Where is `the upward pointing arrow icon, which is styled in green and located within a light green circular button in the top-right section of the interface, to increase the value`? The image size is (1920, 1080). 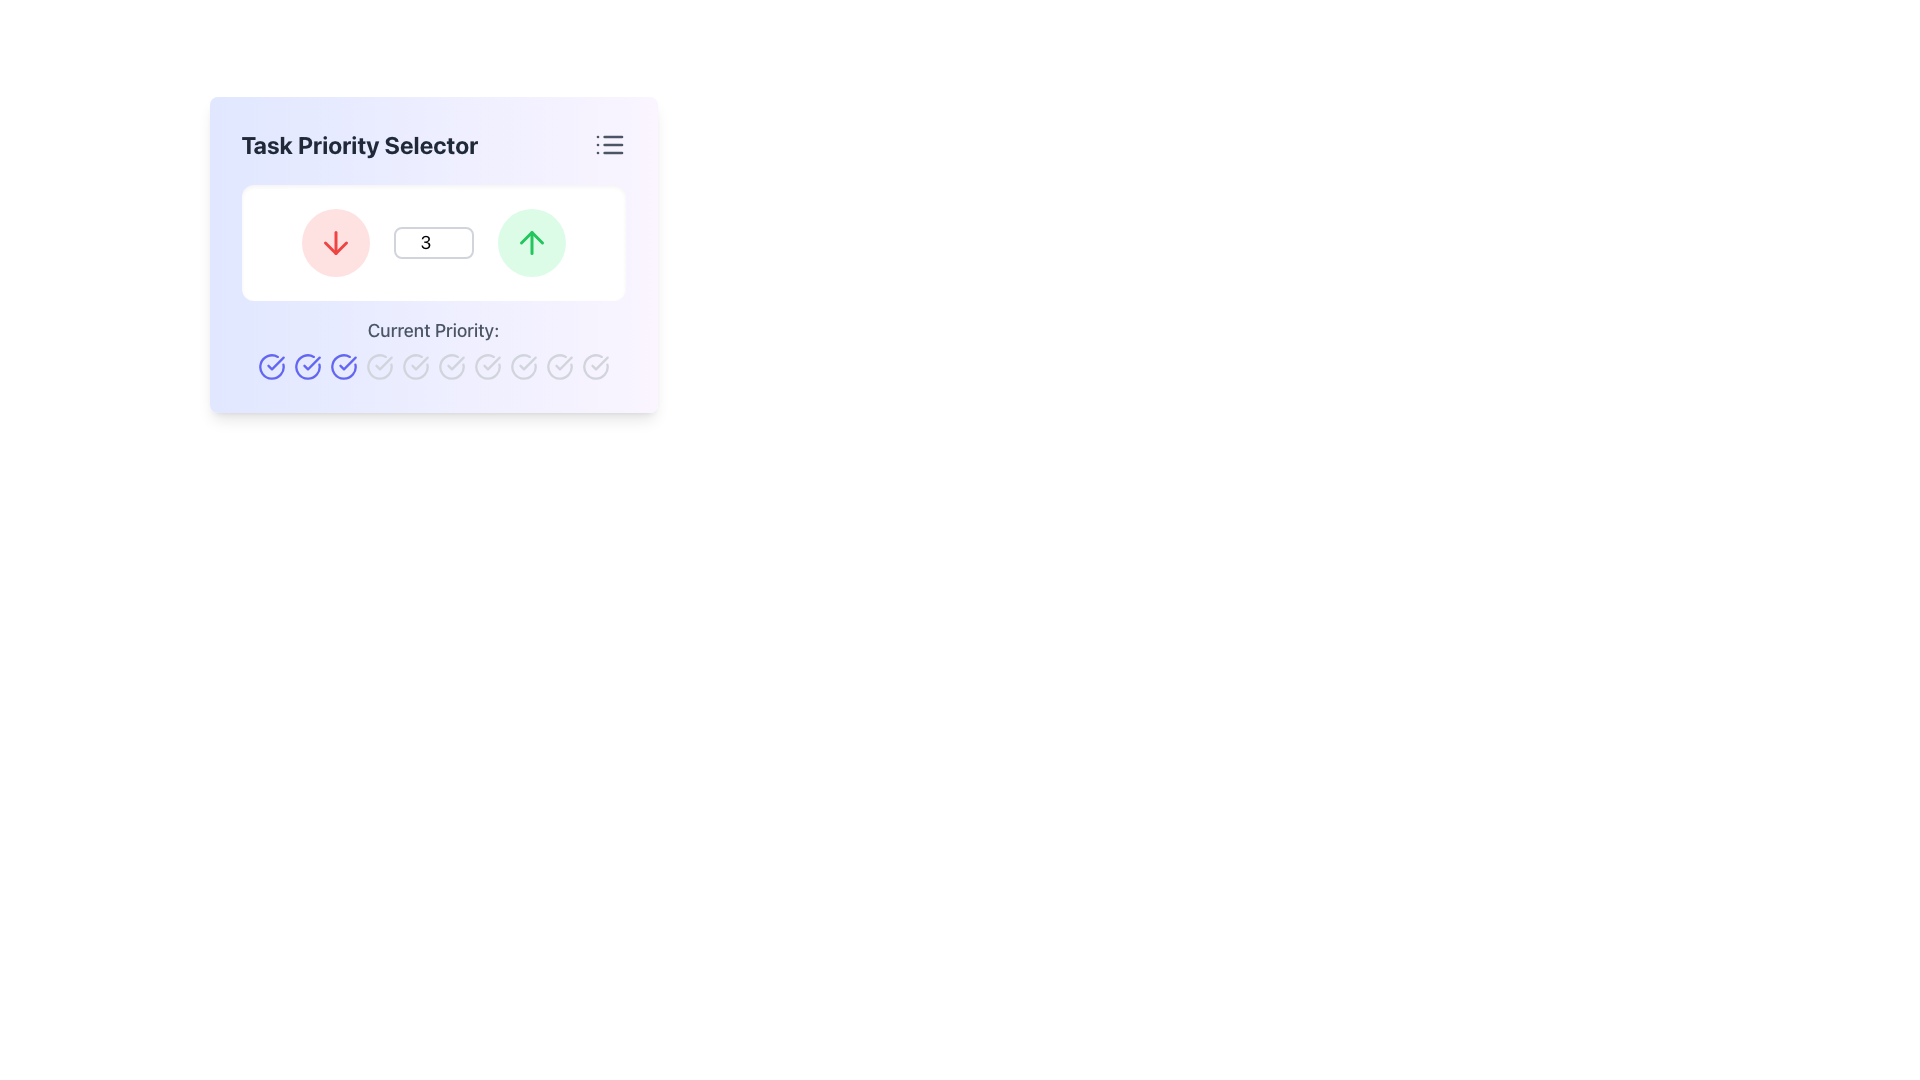 the upward pointing arrow icon, which is styled in green and located within a light green circular button in the top-right section of the interface, to increase the value is located at coordinates (531, 236).